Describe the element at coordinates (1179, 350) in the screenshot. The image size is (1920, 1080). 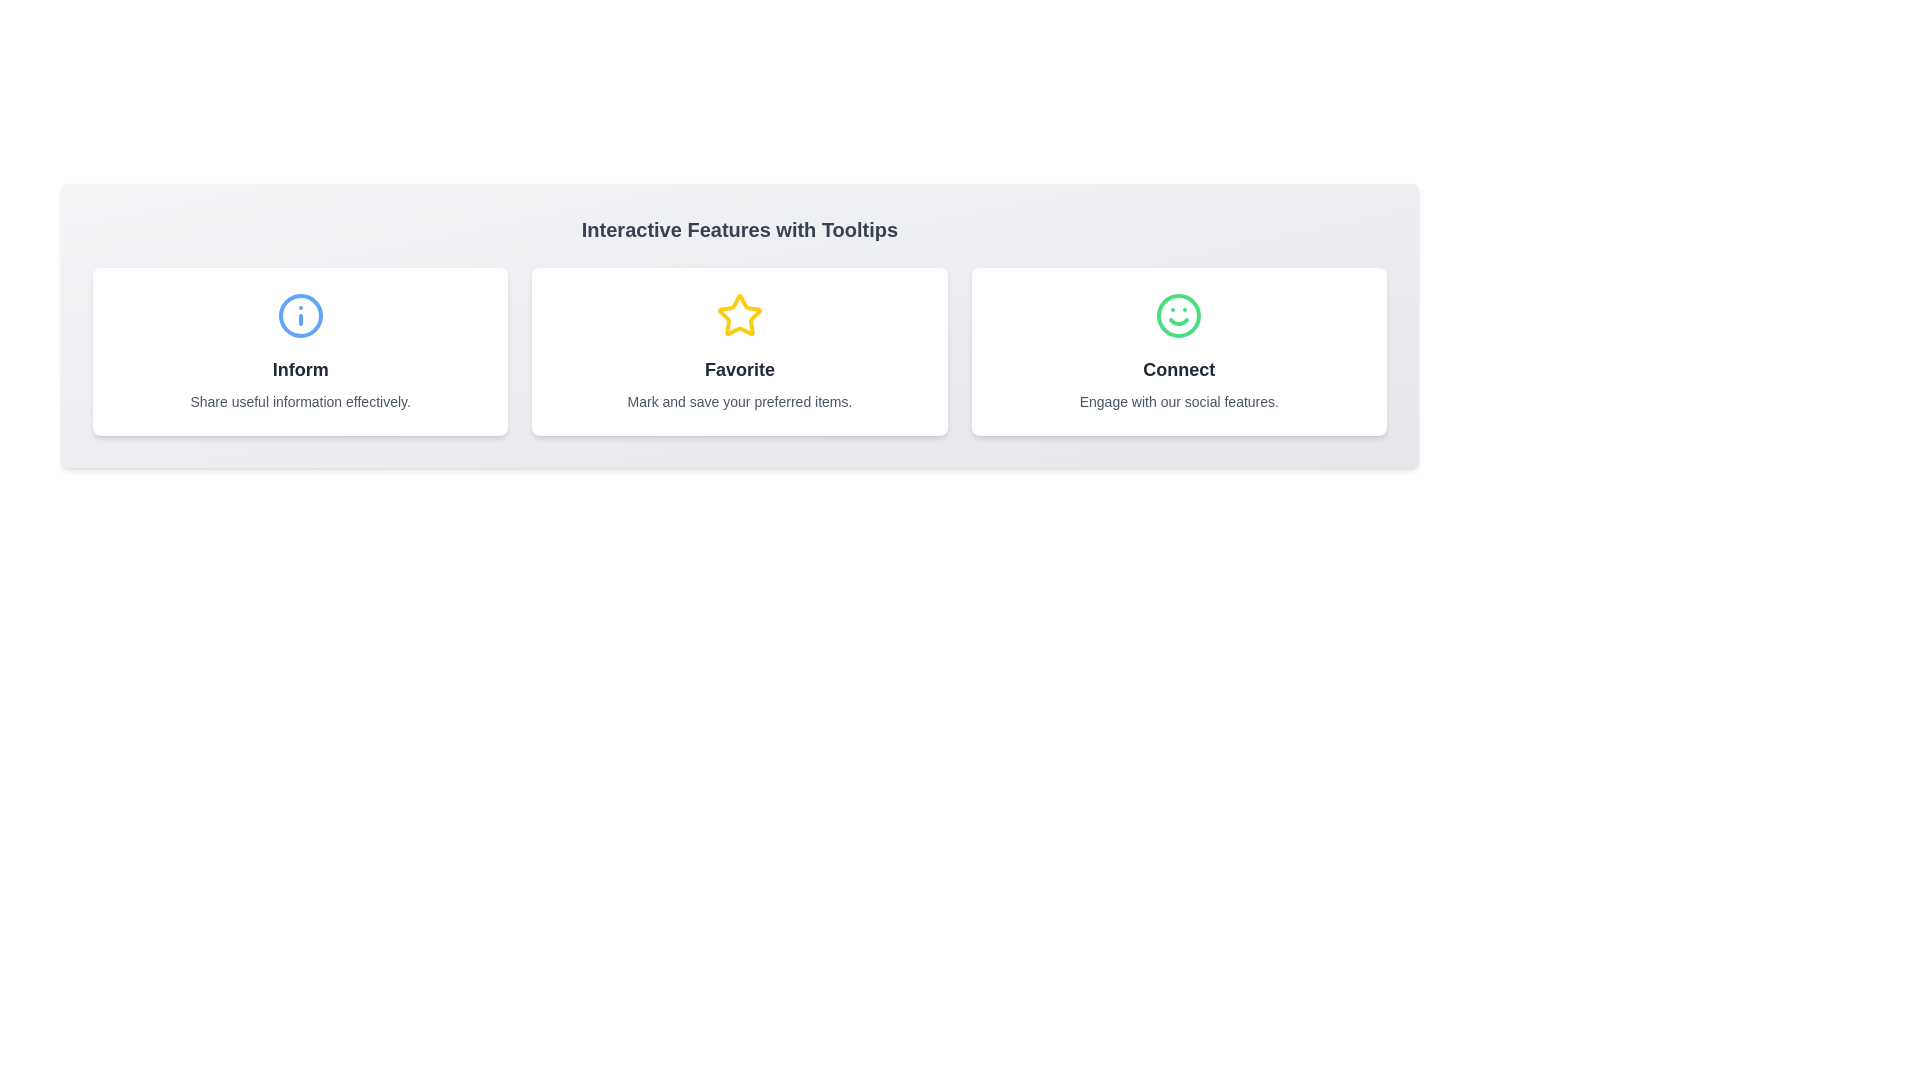
I see `information from the 'Connect' informational card, which is the rightmost card in a horizontally centered grid layout` at that location.